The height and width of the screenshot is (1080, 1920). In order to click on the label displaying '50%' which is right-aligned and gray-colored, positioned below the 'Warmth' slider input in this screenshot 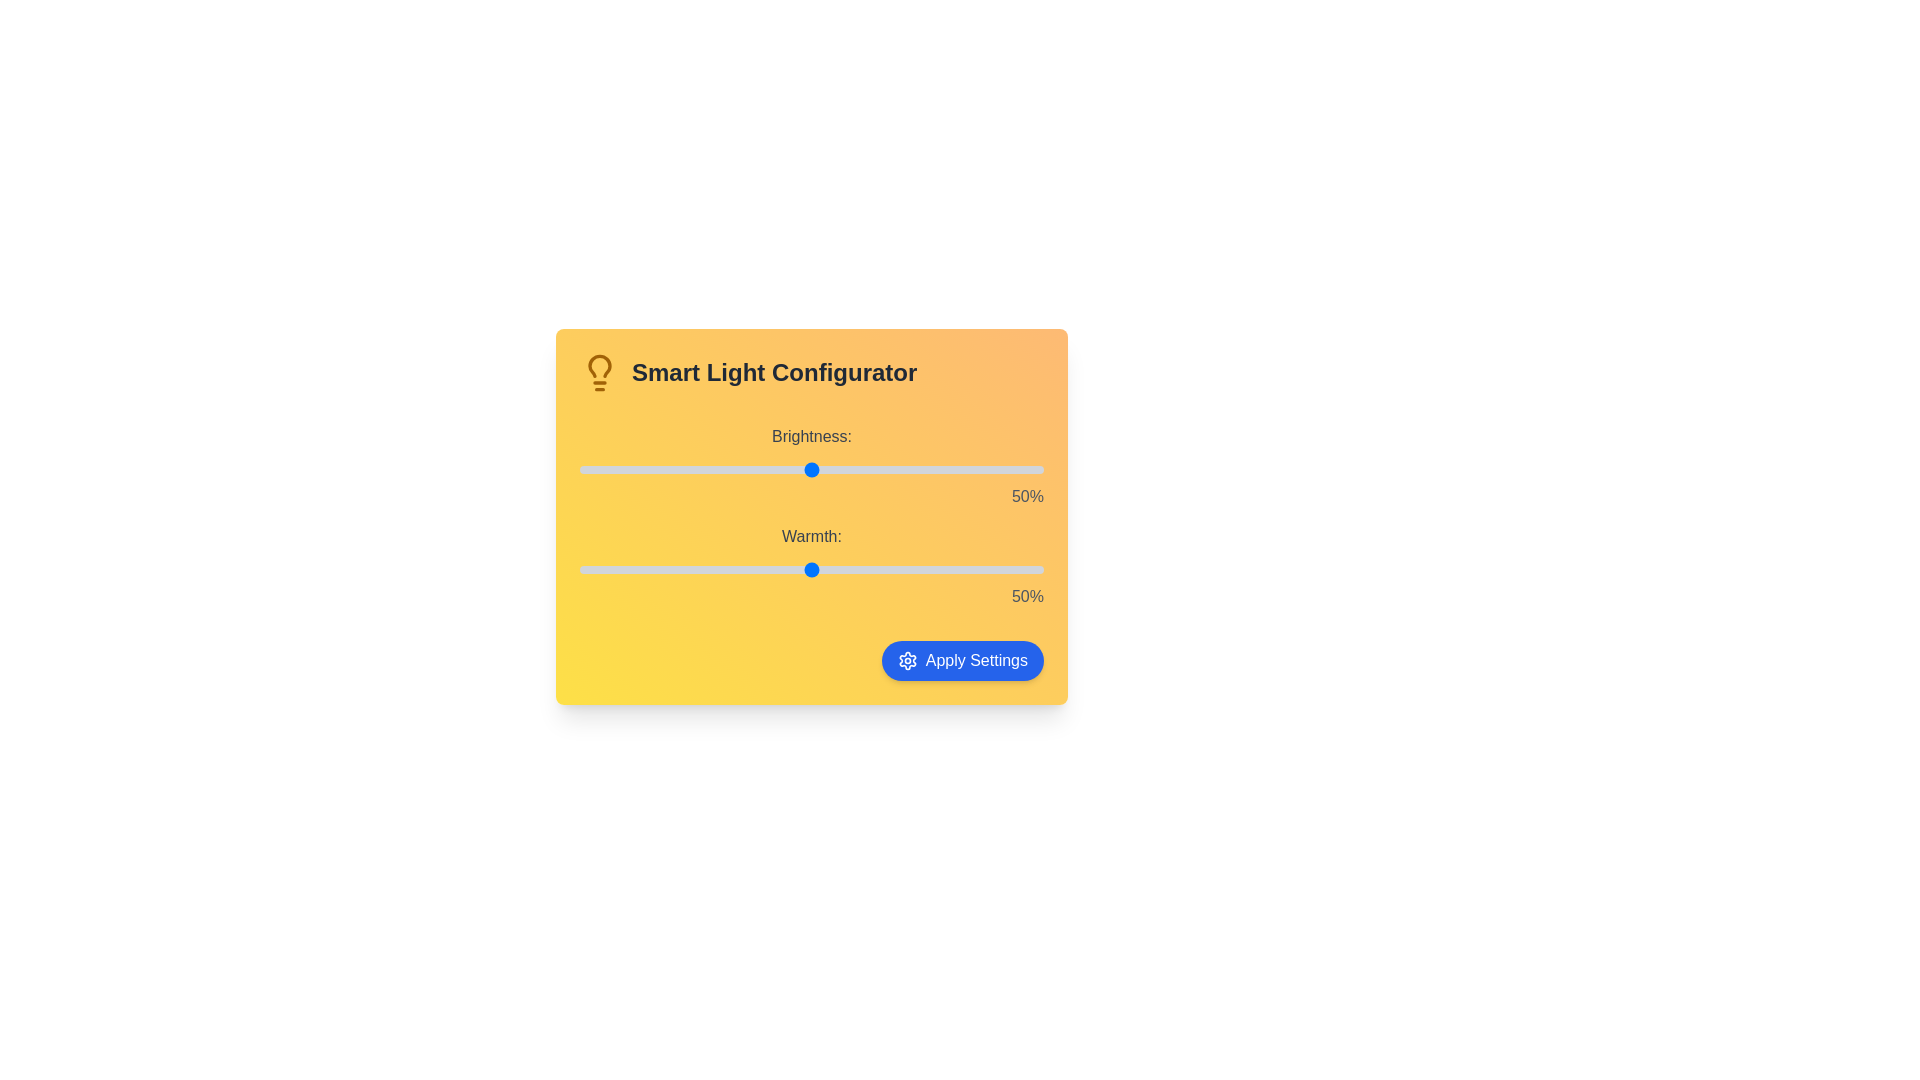, I will do `click(811, 596)`.